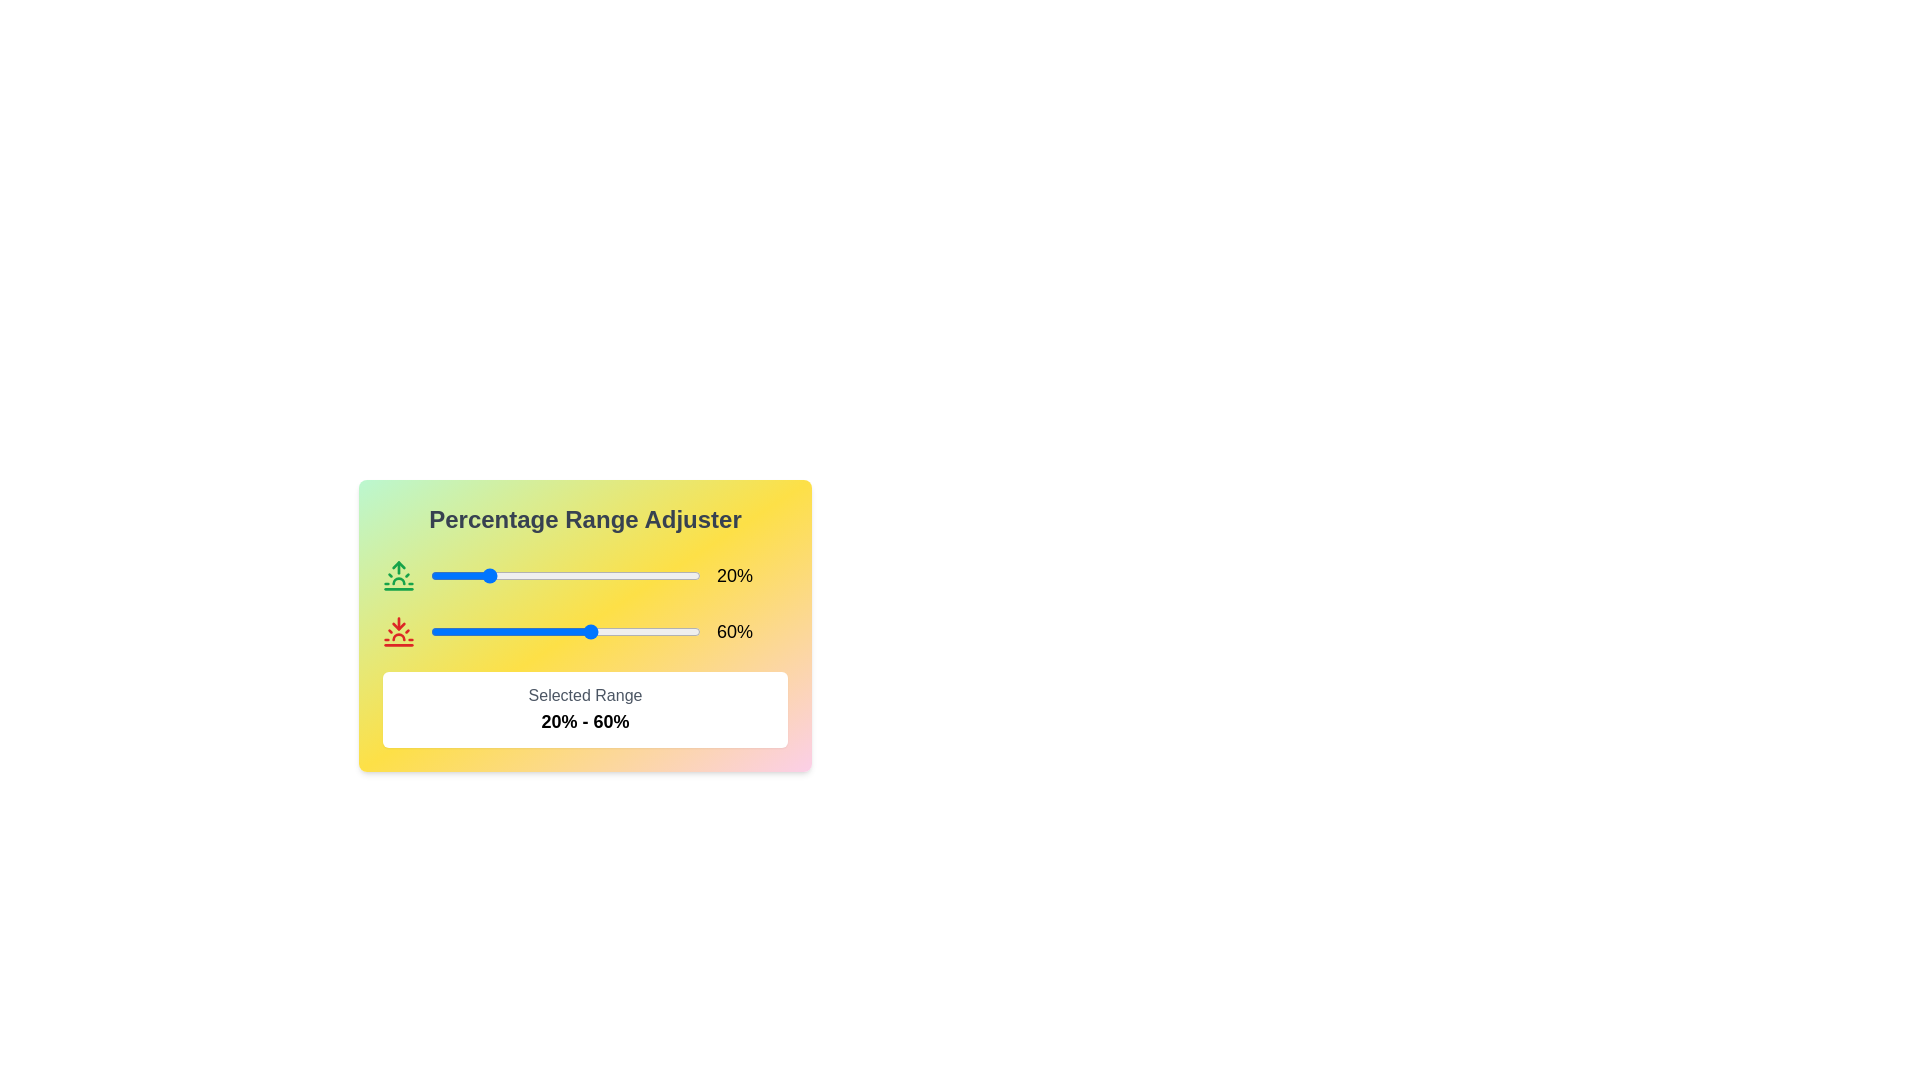  What do you see at coordinates (610, 632) in the screenshot?
I see `the slider position` at bounding box center [610, 632].